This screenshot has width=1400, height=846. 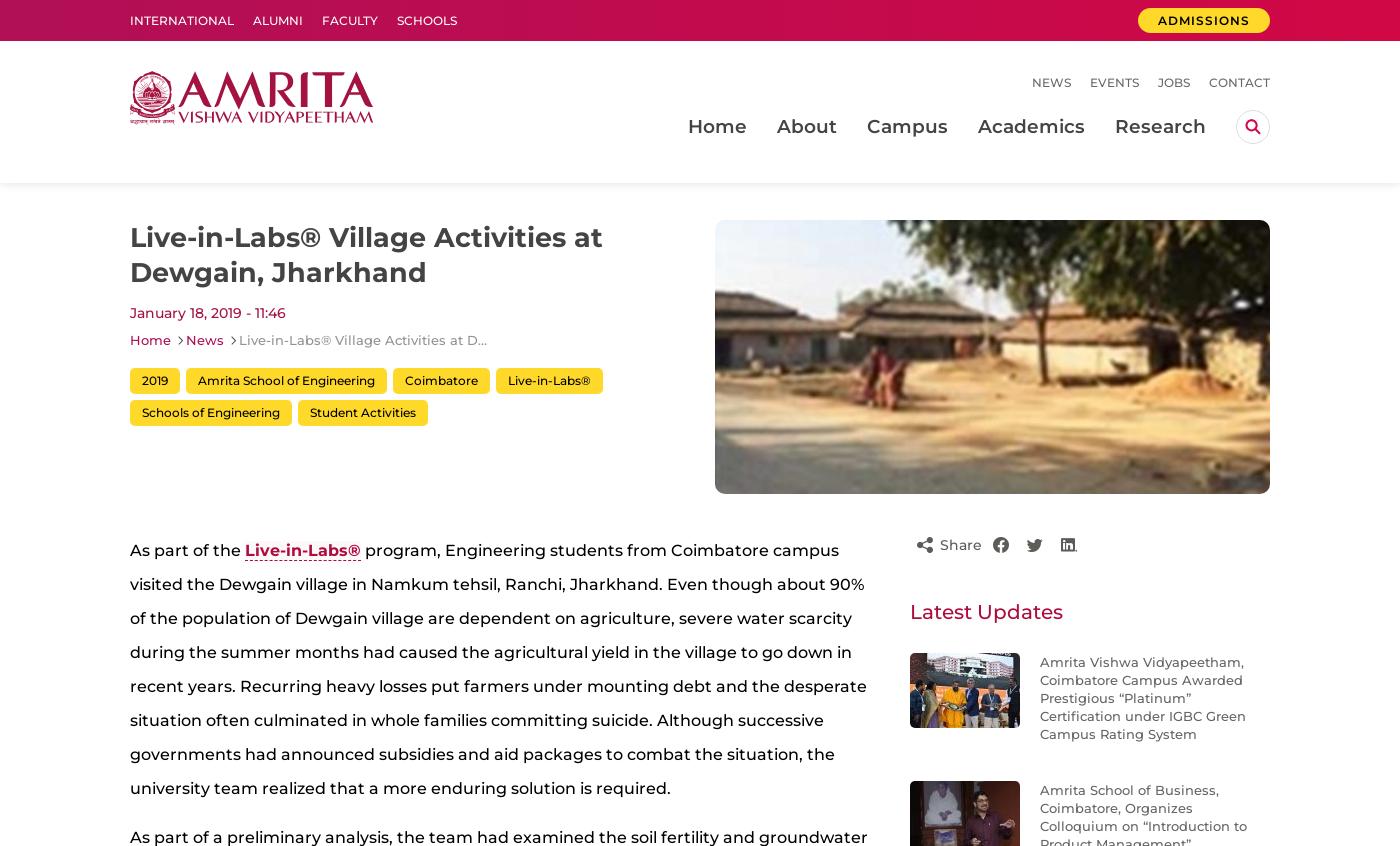 What do you see at coordinates (204, 337) in the screenshot?
I see `'News'` at bounding box center [204, 337].